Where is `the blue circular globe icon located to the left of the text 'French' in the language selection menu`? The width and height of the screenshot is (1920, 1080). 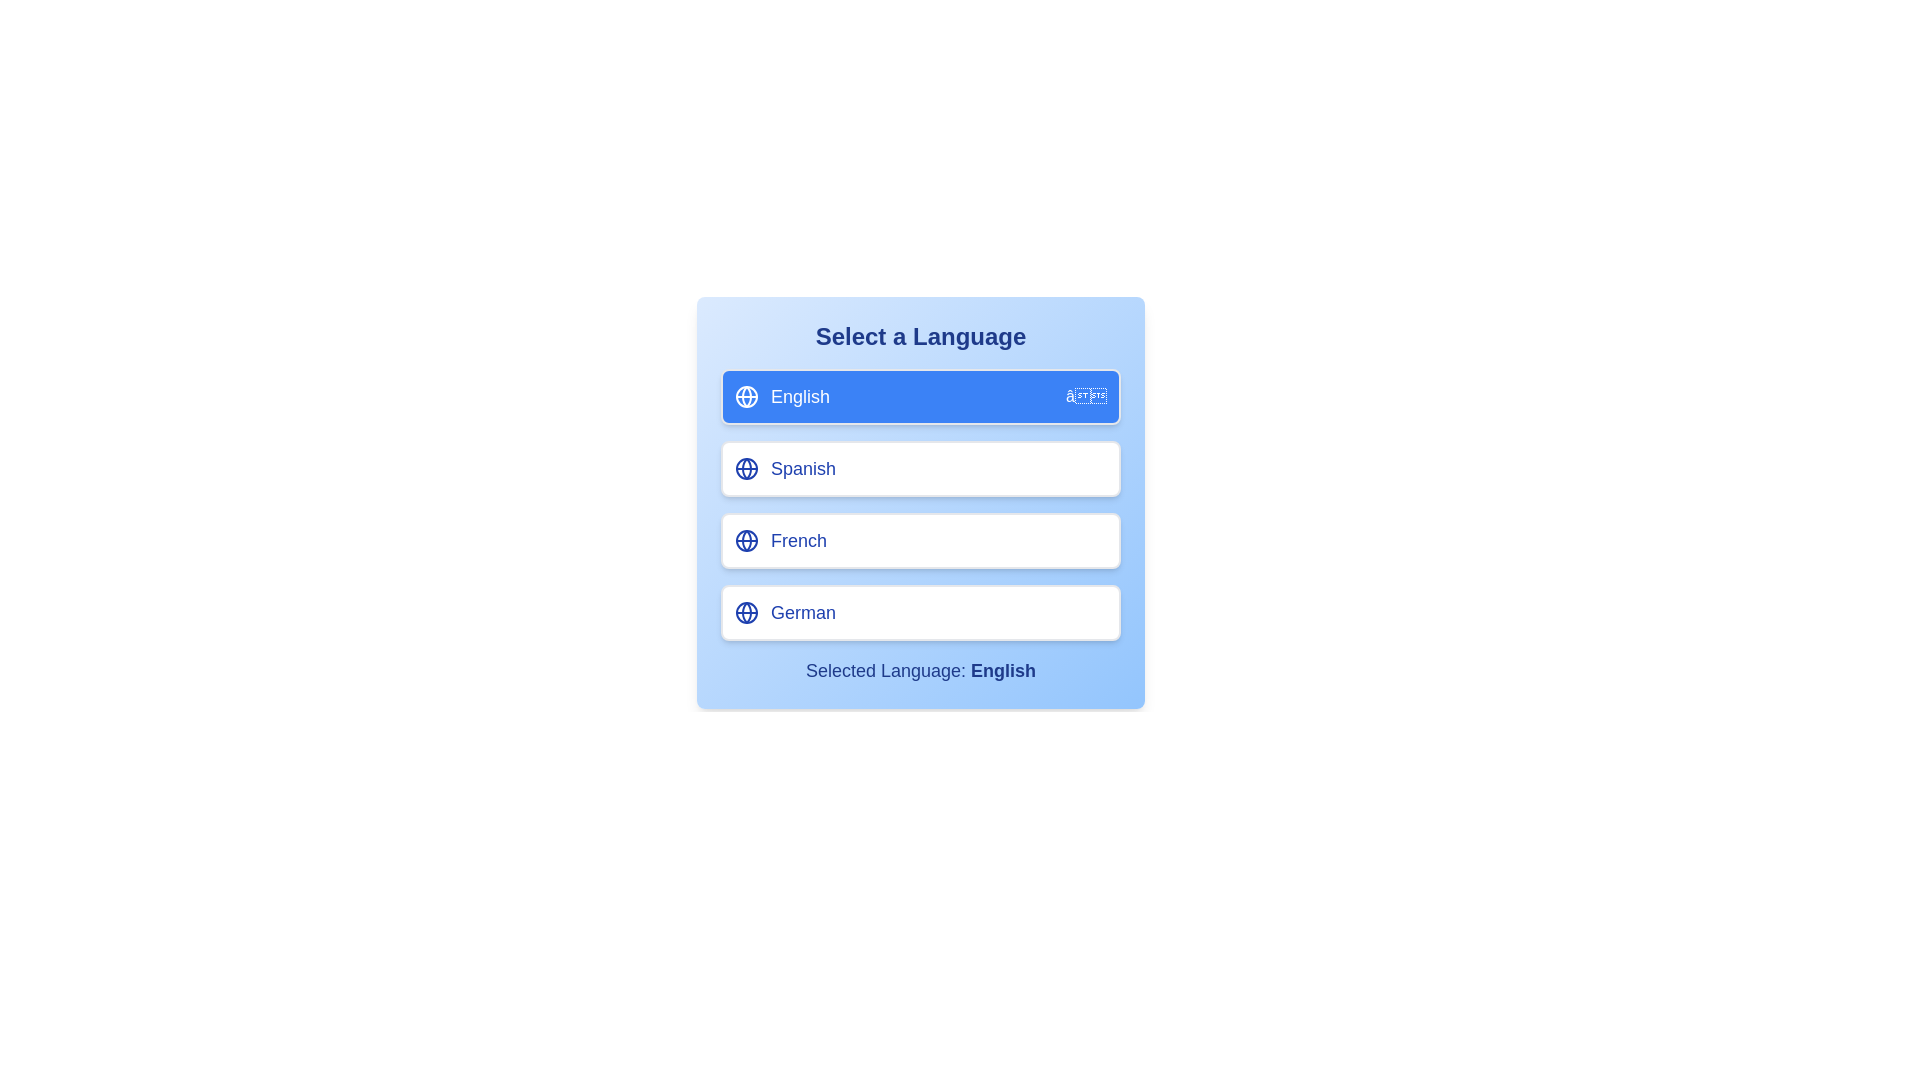
the blue circular globe icon located to the left of the text 'French' in the language selection menu is located at coordinates (746, 540).